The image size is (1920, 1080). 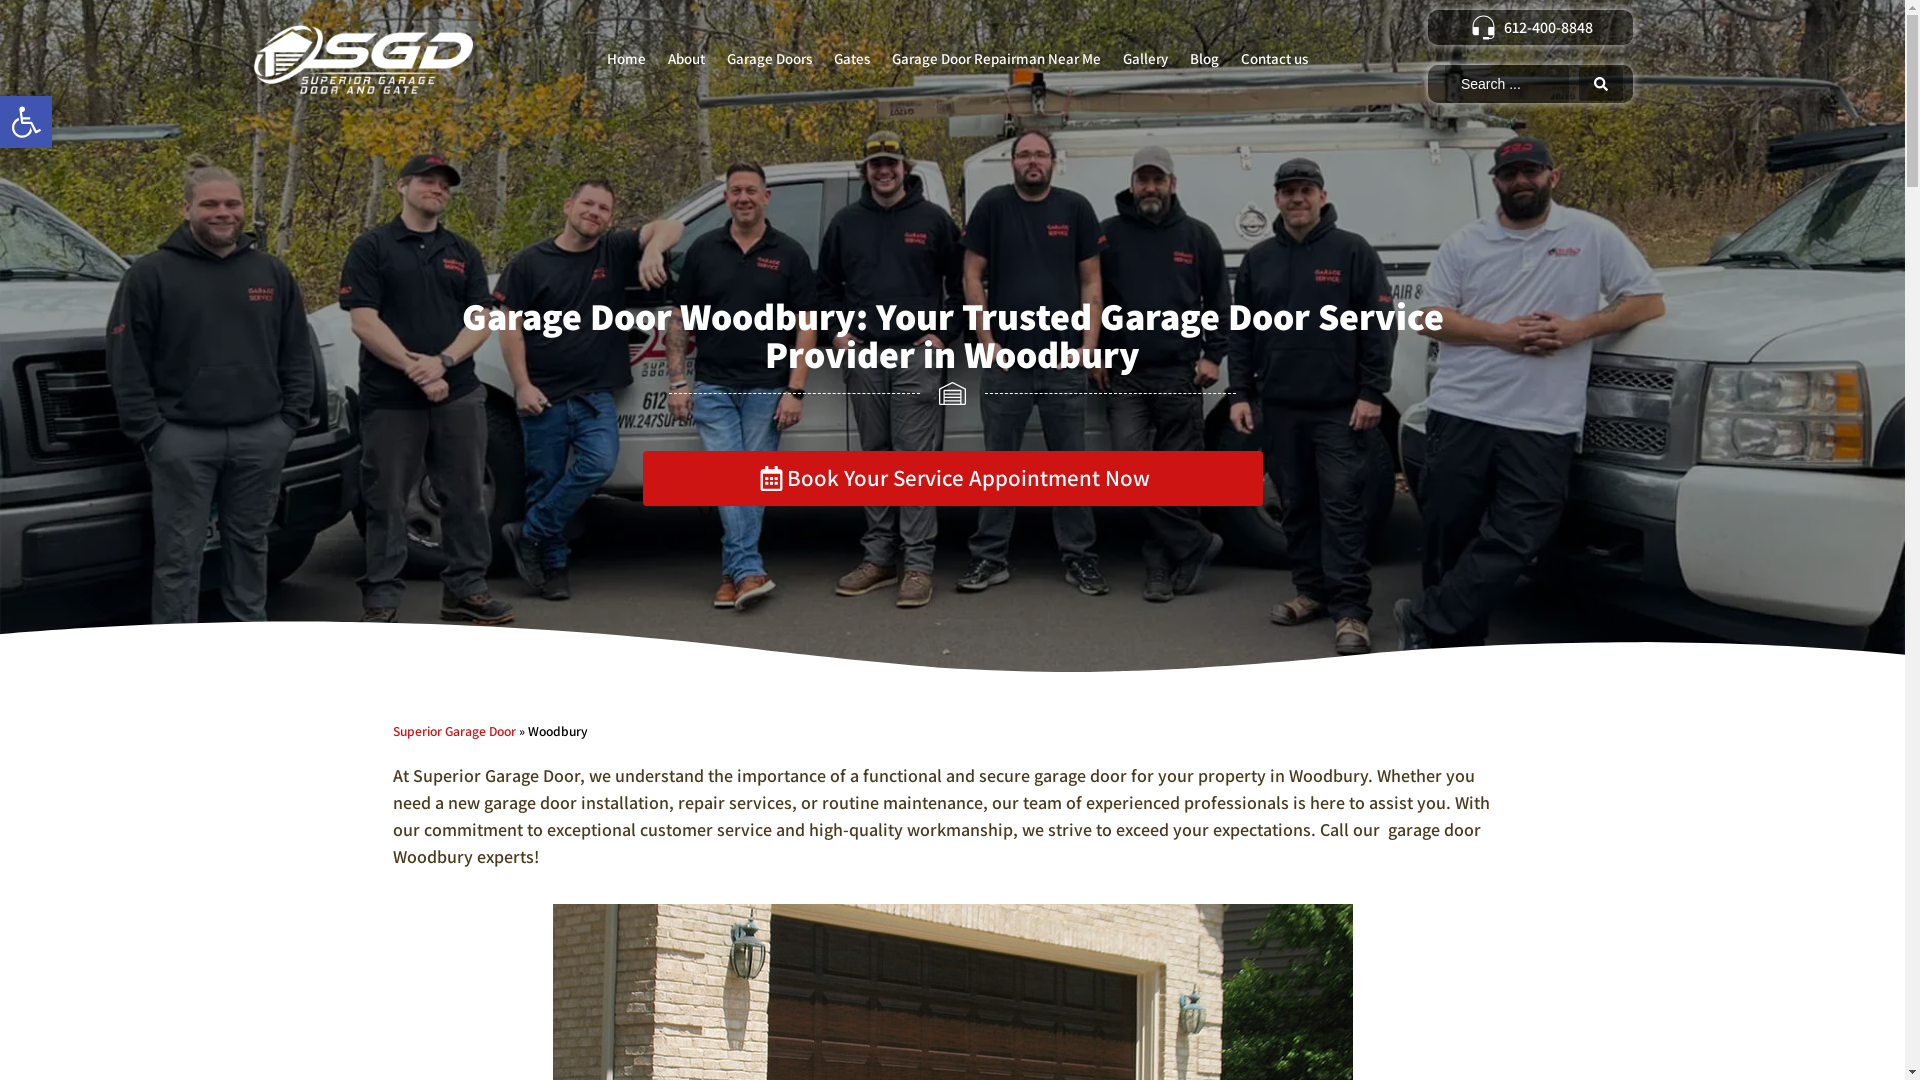 What do you see at coordinates (25, 122) in the screenshot?
I see `'Open toolbar` at bounding box center [25, 122].